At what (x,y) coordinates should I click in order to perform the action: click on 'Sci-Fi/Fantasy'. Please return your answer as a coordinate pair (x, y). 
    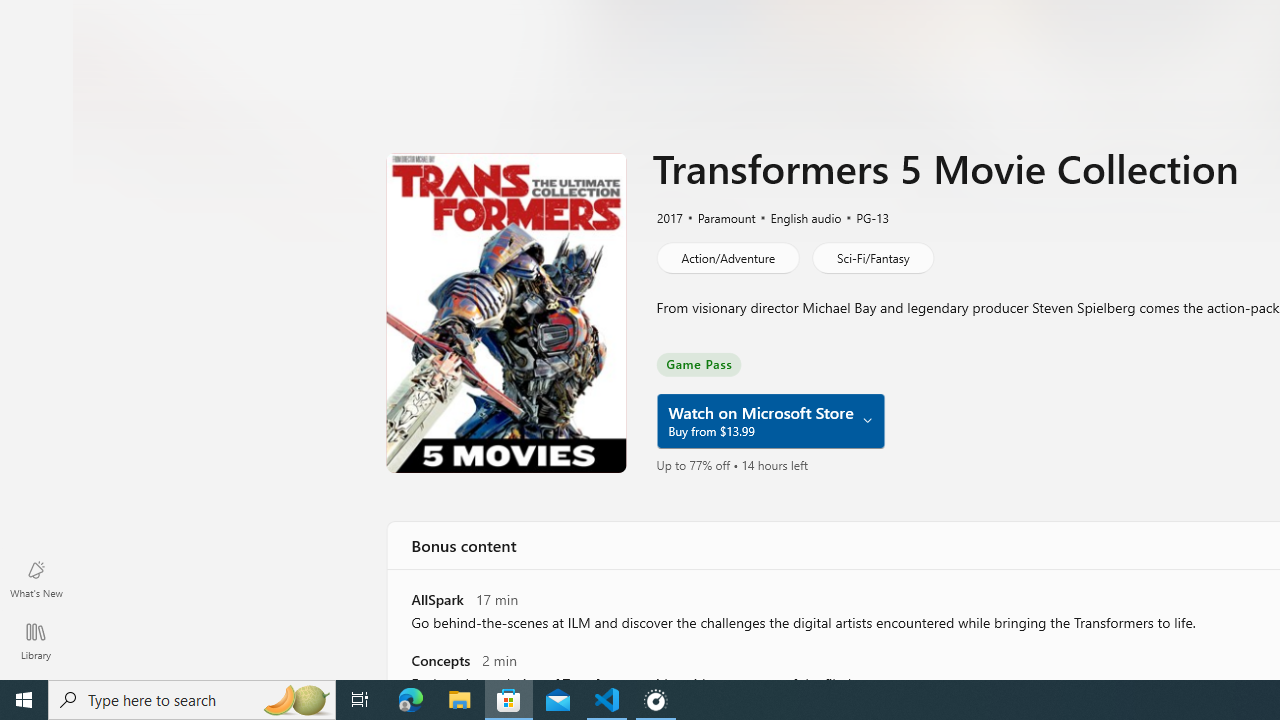
    Looking at the image, I should click on (872, 257).